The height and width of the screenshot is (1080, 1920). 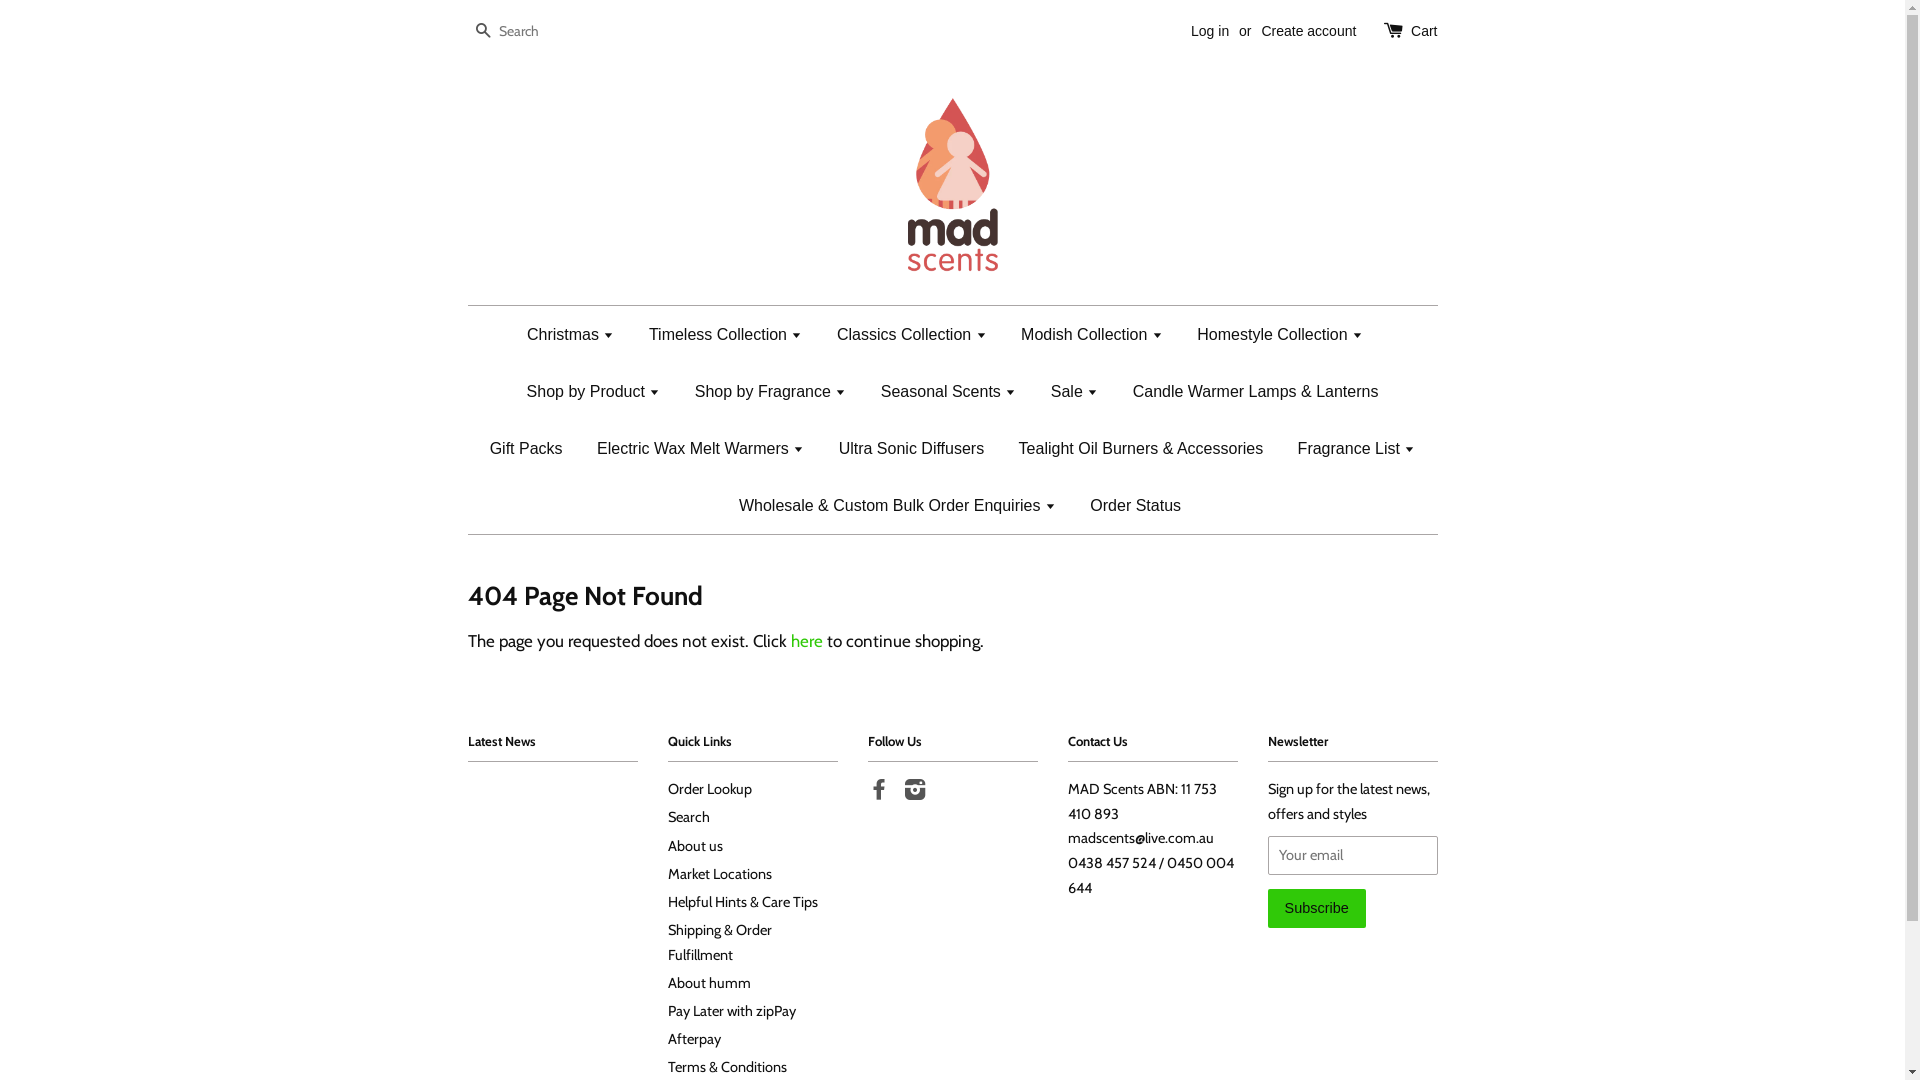 What do you see at coordinates (824, 447) in the screenshot?
I see `'Ultra Sonic Diffusers'` at bounding box center [824, 447].